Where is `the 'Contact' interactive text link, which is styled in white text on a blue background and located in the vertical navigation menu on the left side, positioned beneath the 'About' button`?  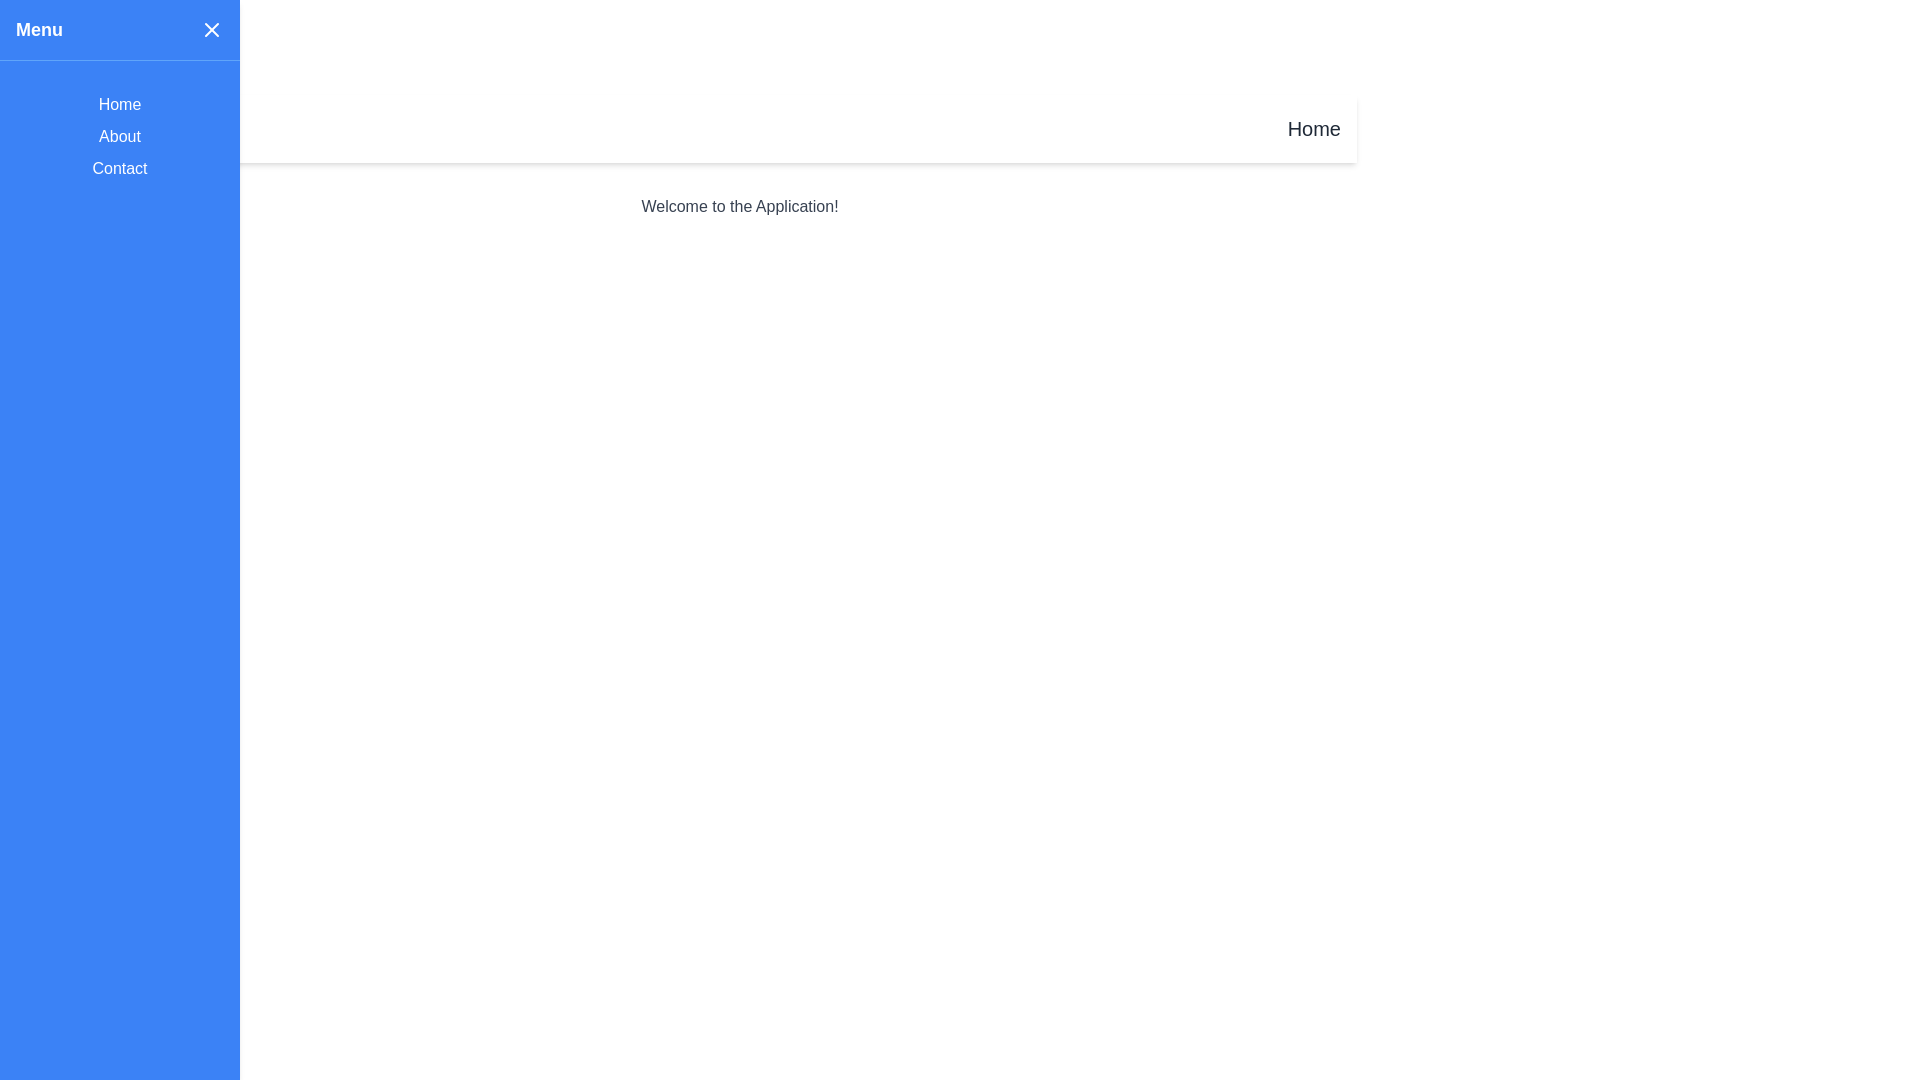
the 'Contact' interactive text link, which is styled in white text on a blue background and located in the vertical navigation menu on the left side, positioned beneath the 'About' button is located at coordinates (119, 168).